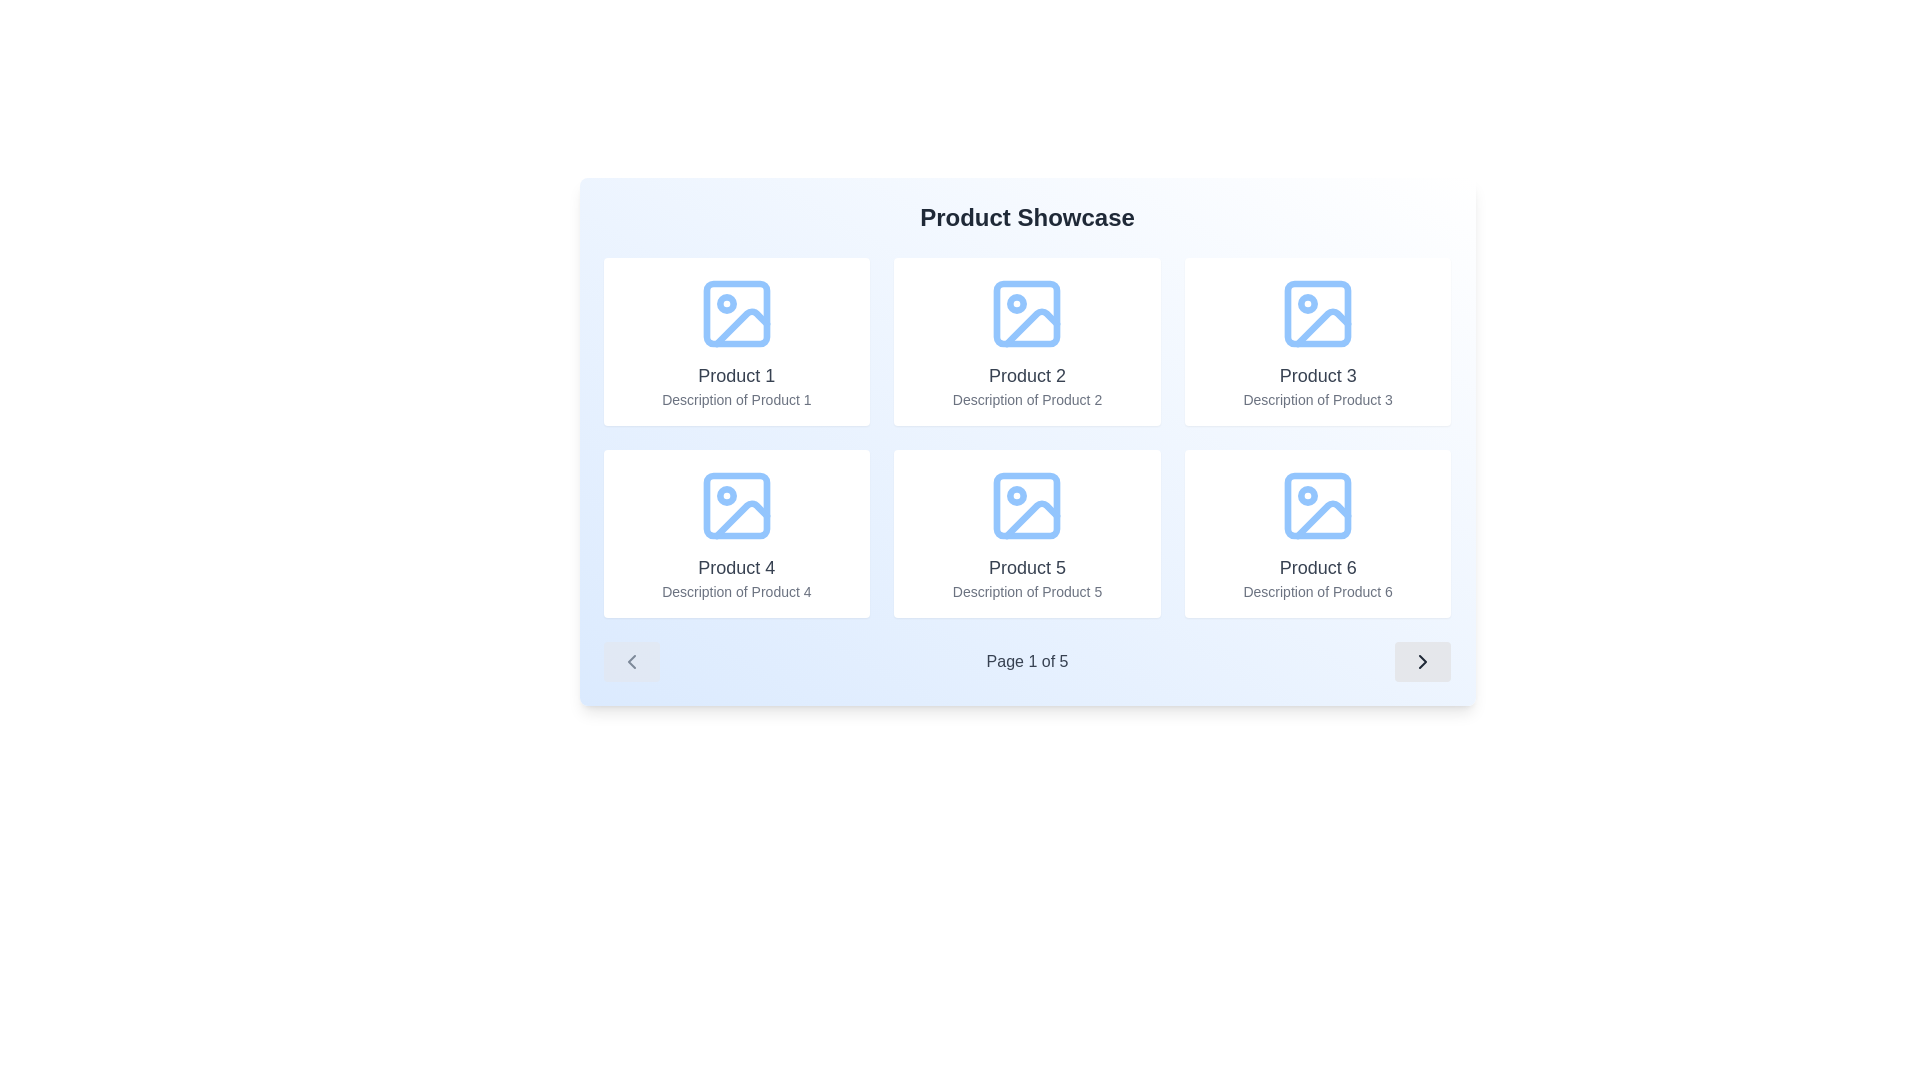  Describe the element at coordinates (735, 313) in the screenshot. I see `the blue icon resembling an image with a circle and diagonal line, located in the top-left card labeled 'Product 1', above the text 'Product 1' and 'Description of Product 1'` at that location.